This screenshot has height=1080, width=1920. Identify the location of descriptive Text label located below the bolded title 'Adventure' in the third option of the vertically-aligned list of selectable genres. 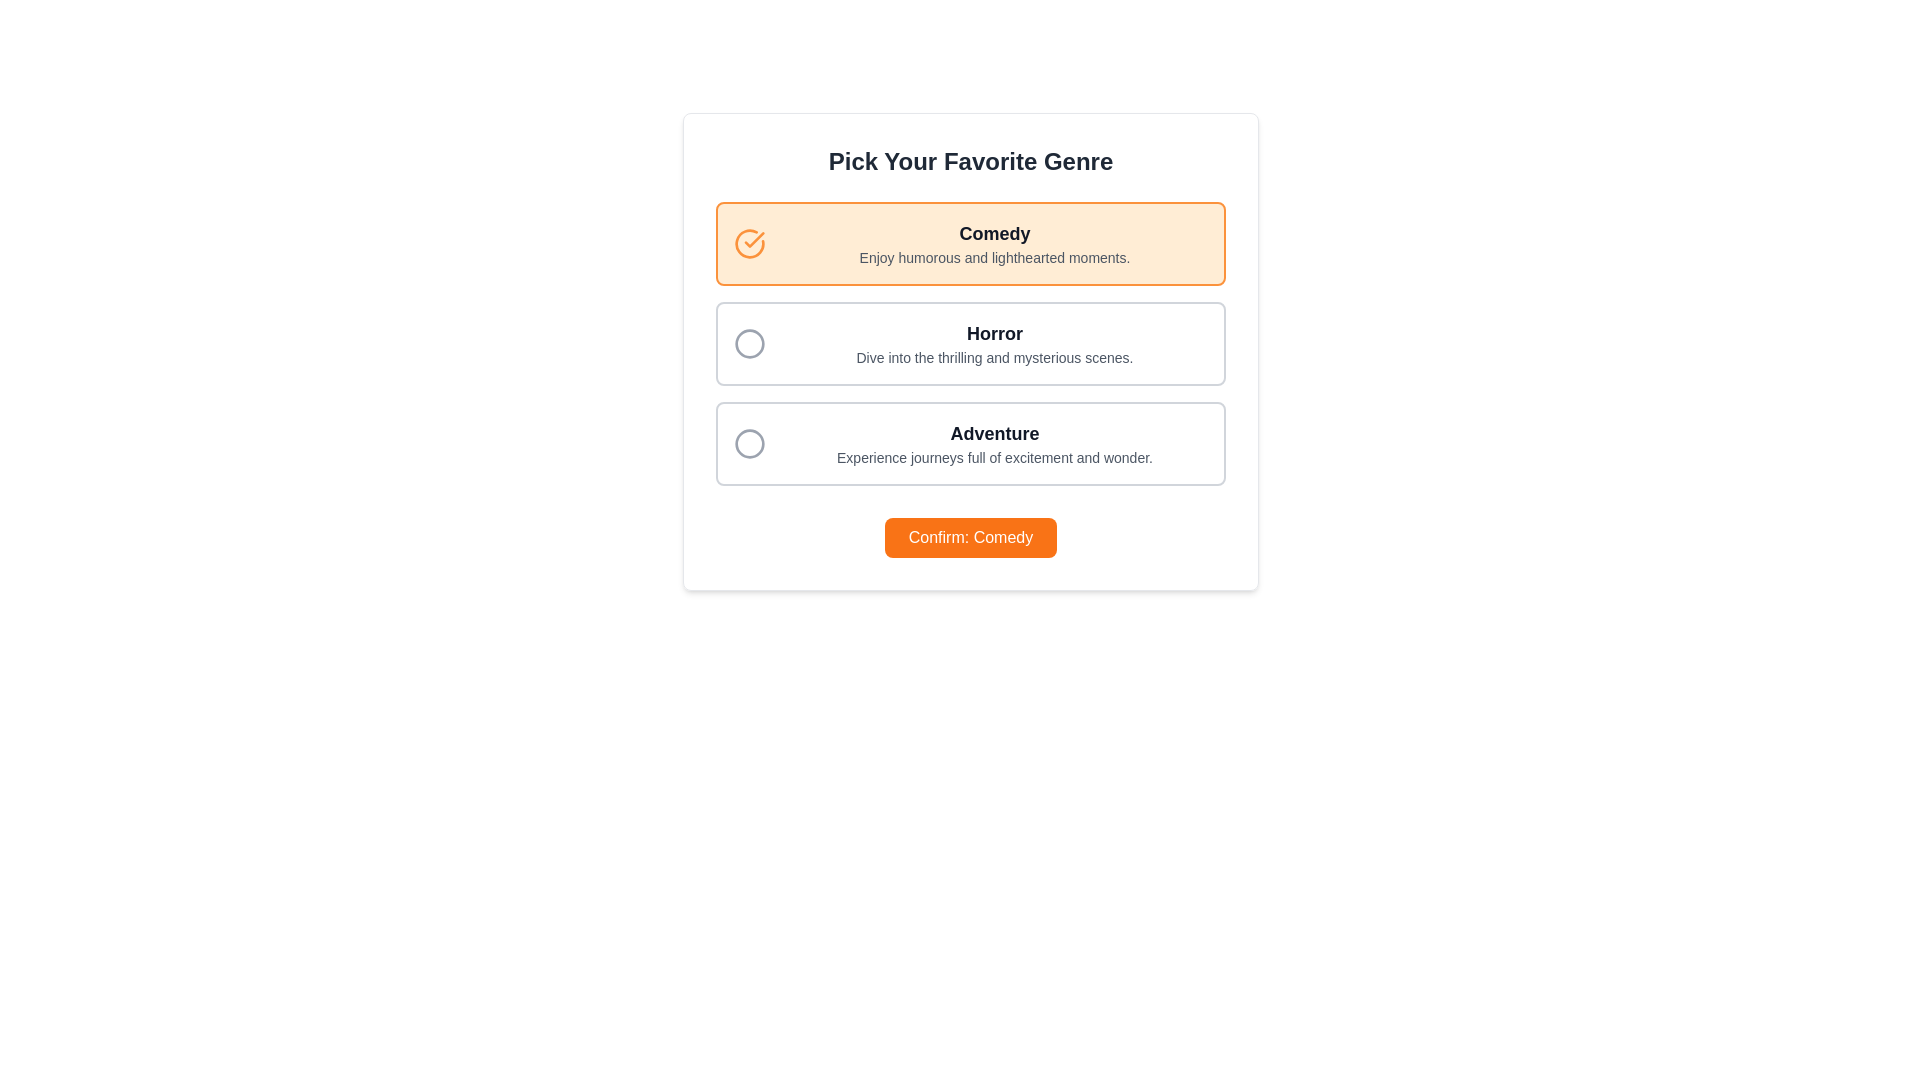
(994, 458).